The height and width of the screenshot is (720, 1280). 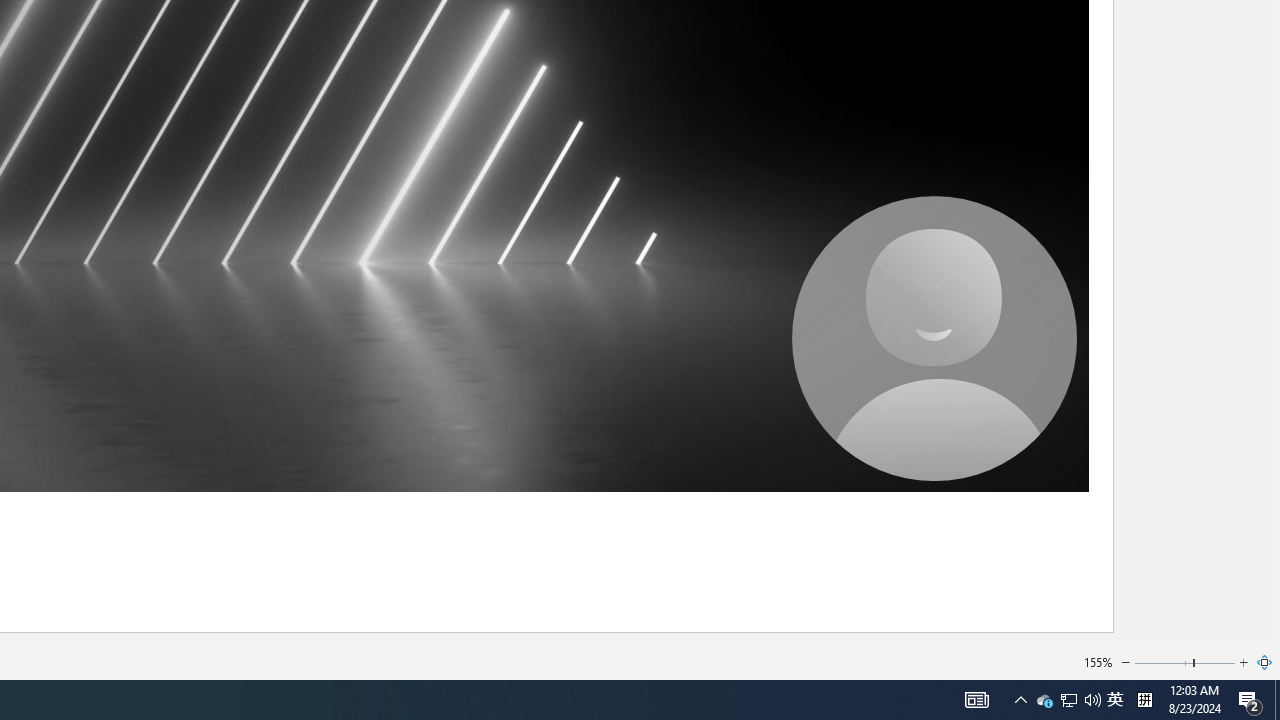 I want to click on 'Page right', so click(x=1214, y=663).